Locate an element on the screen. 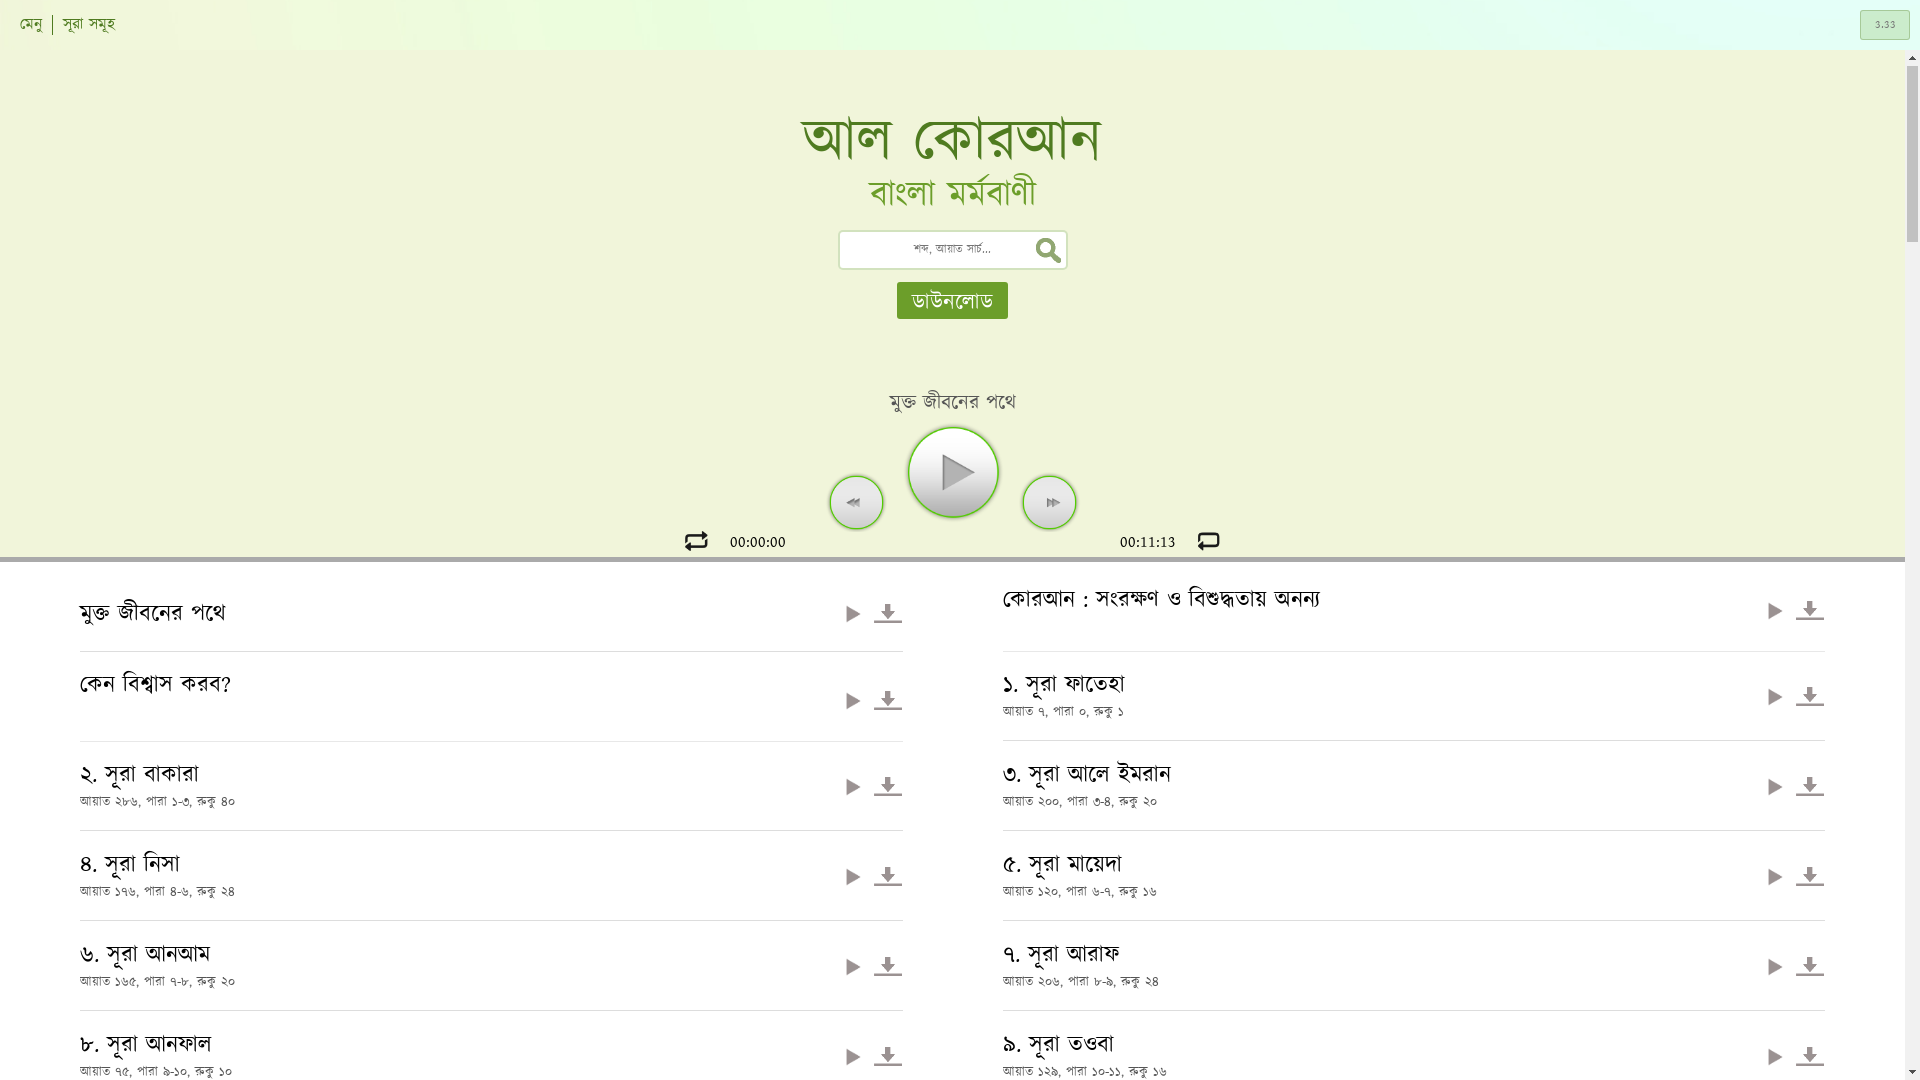  'Download' is located at coordinates (886, 965).